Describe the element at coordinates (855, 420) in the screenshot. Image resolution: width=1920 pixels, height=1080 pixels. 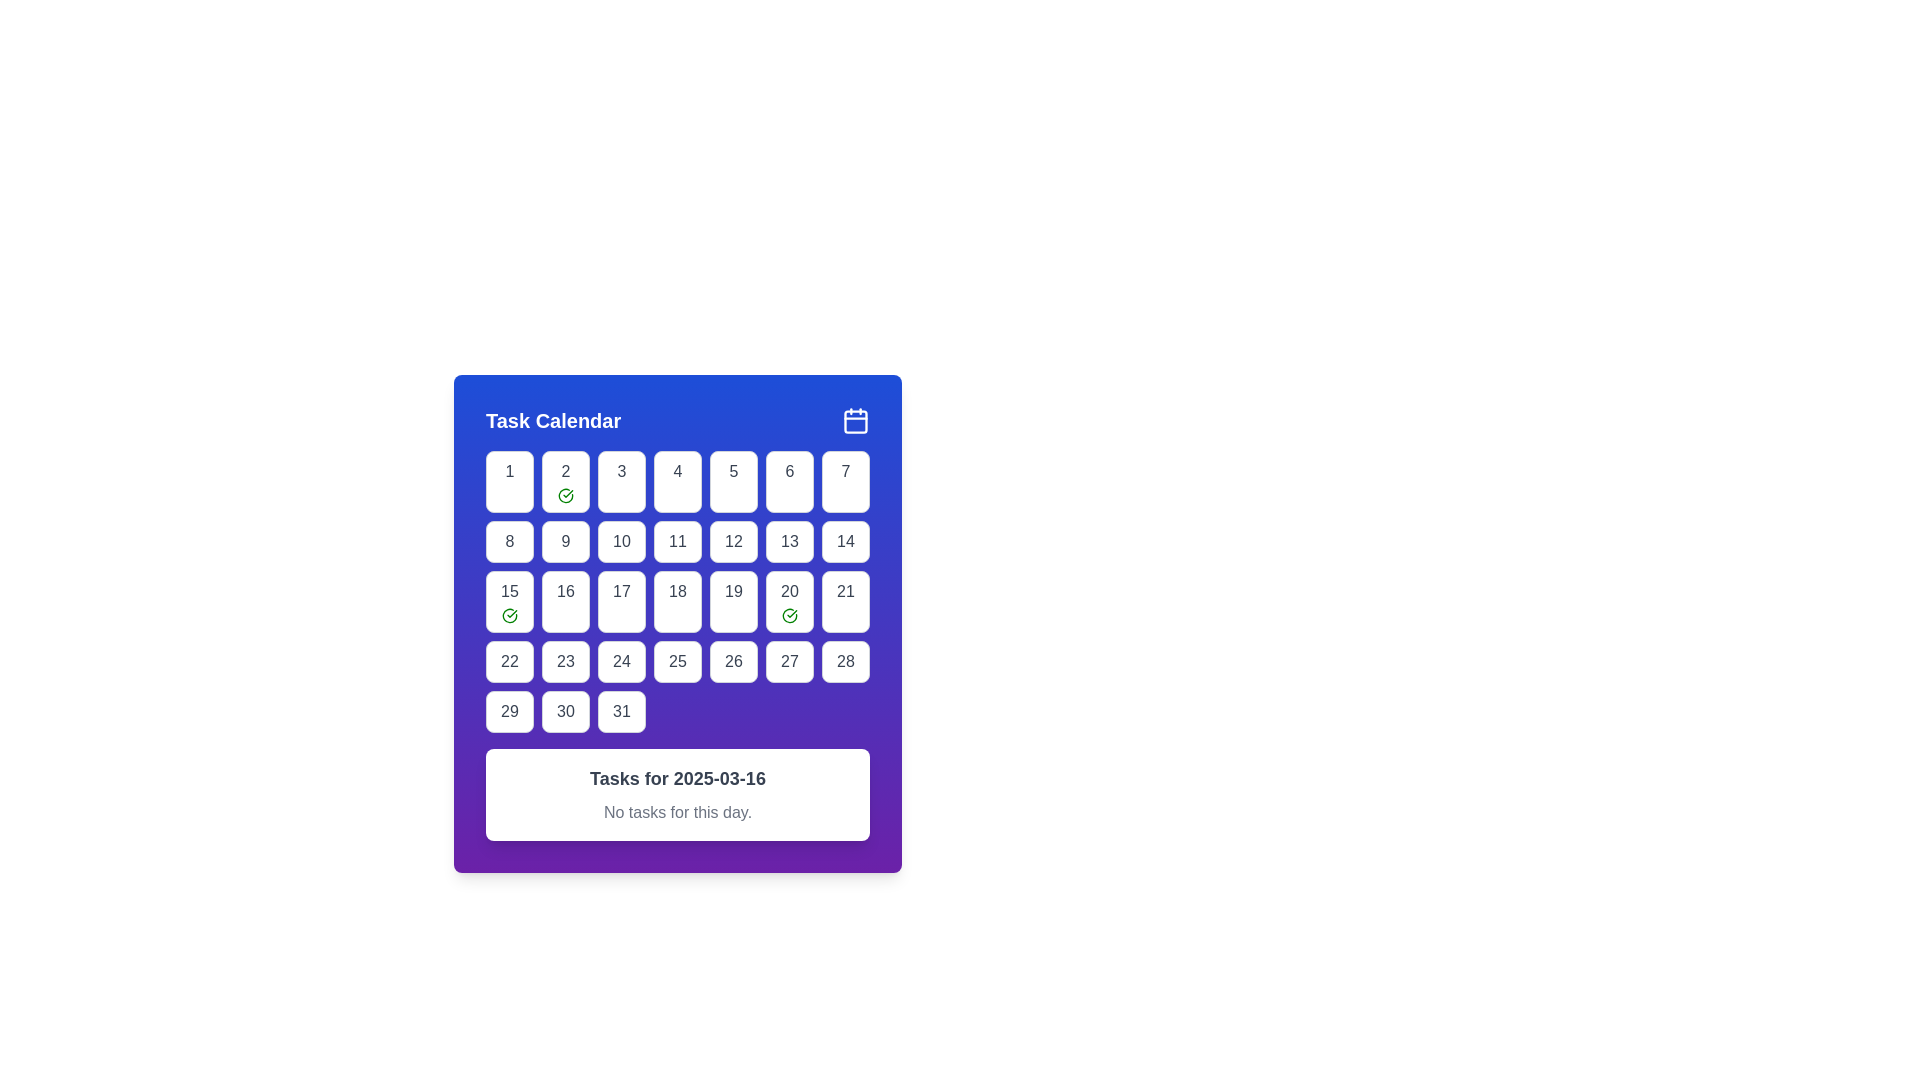
I see `the calendar icon located in the top right corner of the blue header bar` at that location.